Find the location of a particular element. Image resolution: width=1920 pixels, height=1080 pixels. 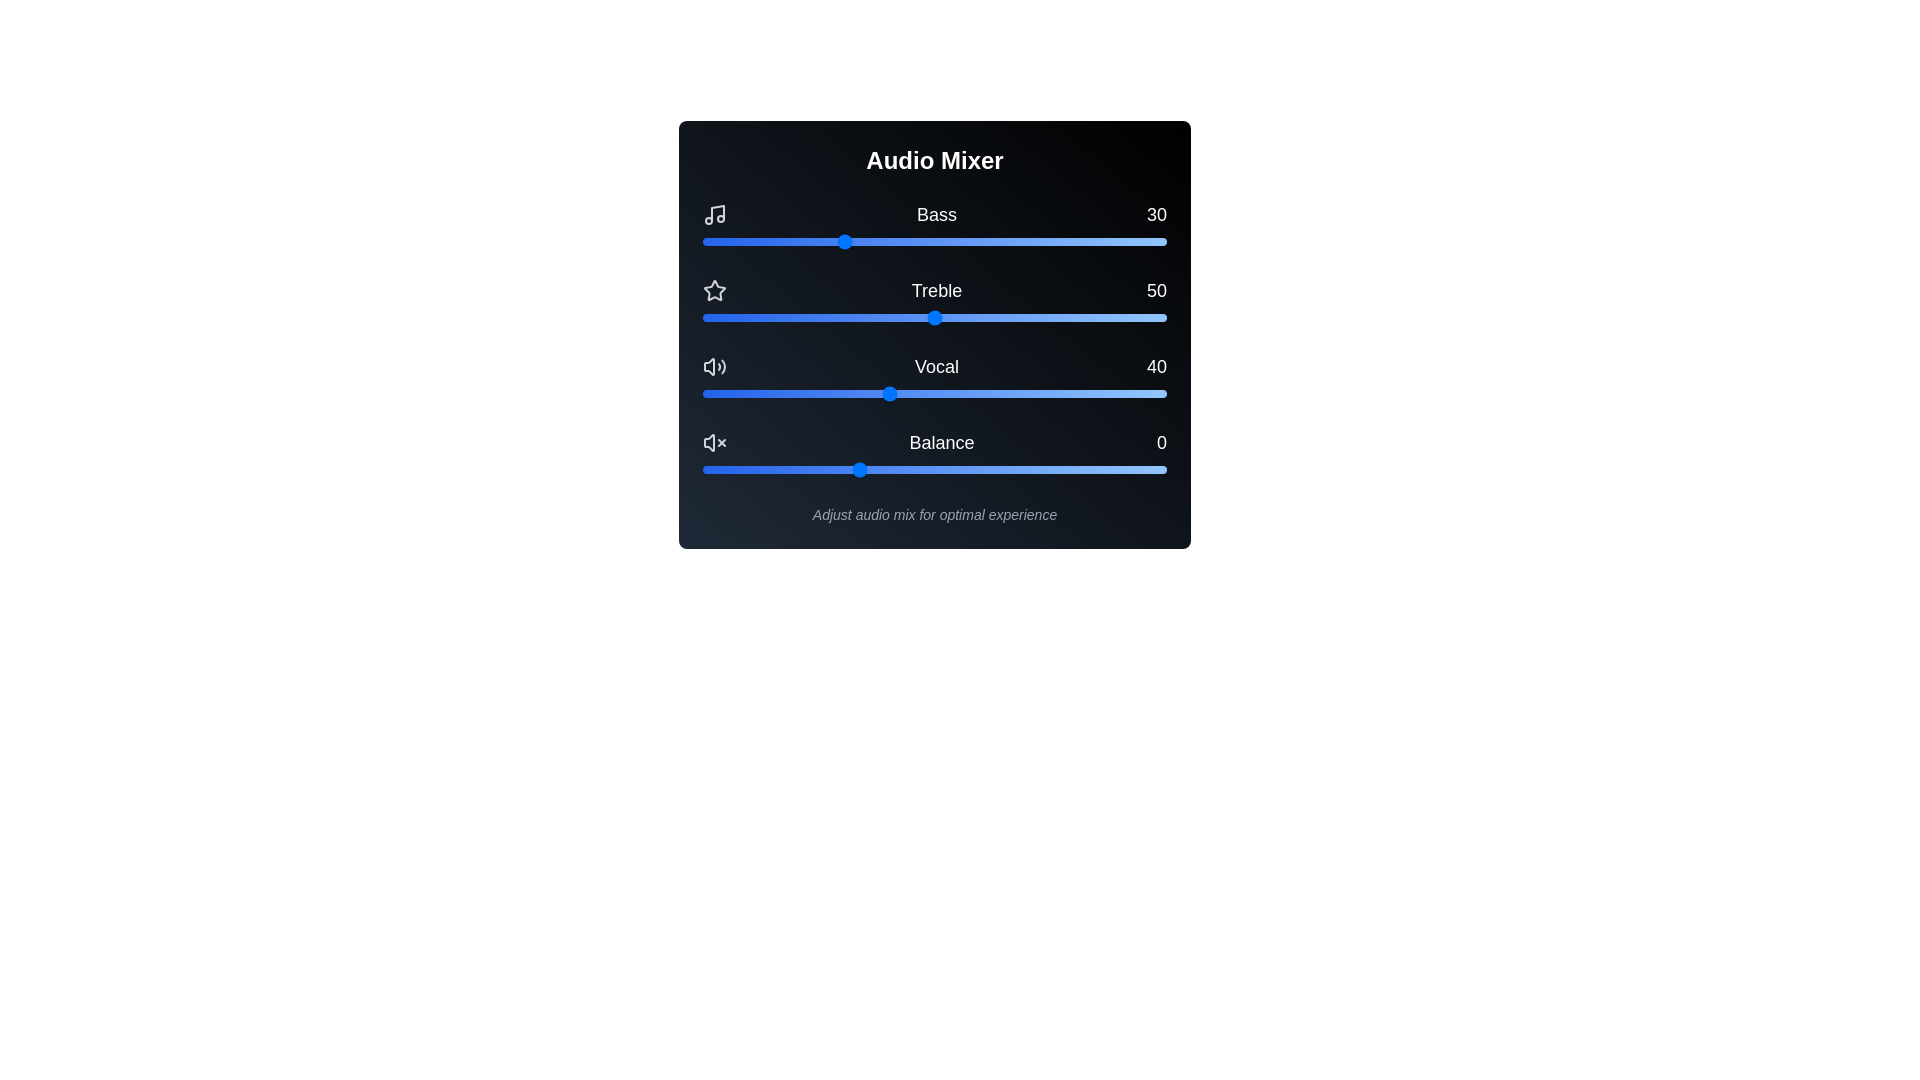

the balance slider to -32 within its range of -50 to 100 is located at coordinates (757, 470).